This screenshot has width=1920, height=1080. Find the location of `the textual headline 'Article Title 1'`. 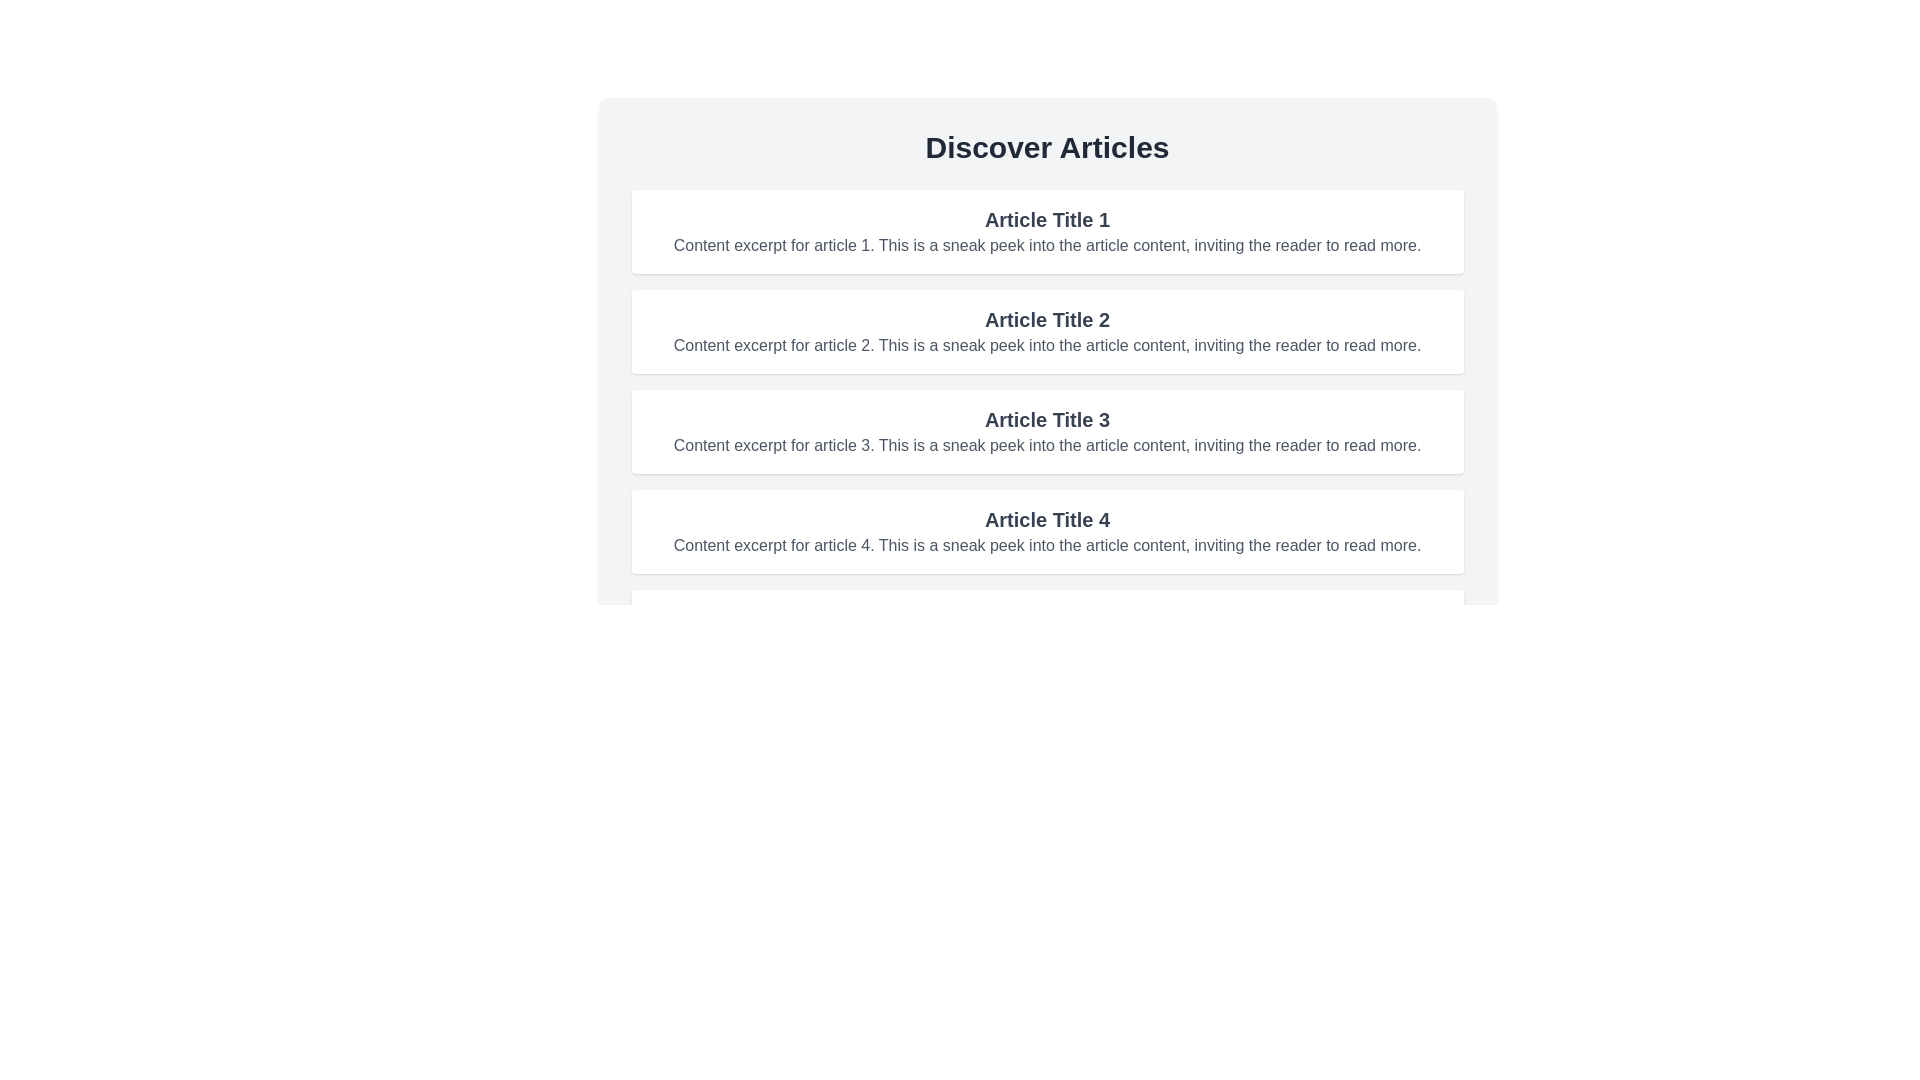

the textual headline 'Article Title 1' is located at coordinates (1046, 219).